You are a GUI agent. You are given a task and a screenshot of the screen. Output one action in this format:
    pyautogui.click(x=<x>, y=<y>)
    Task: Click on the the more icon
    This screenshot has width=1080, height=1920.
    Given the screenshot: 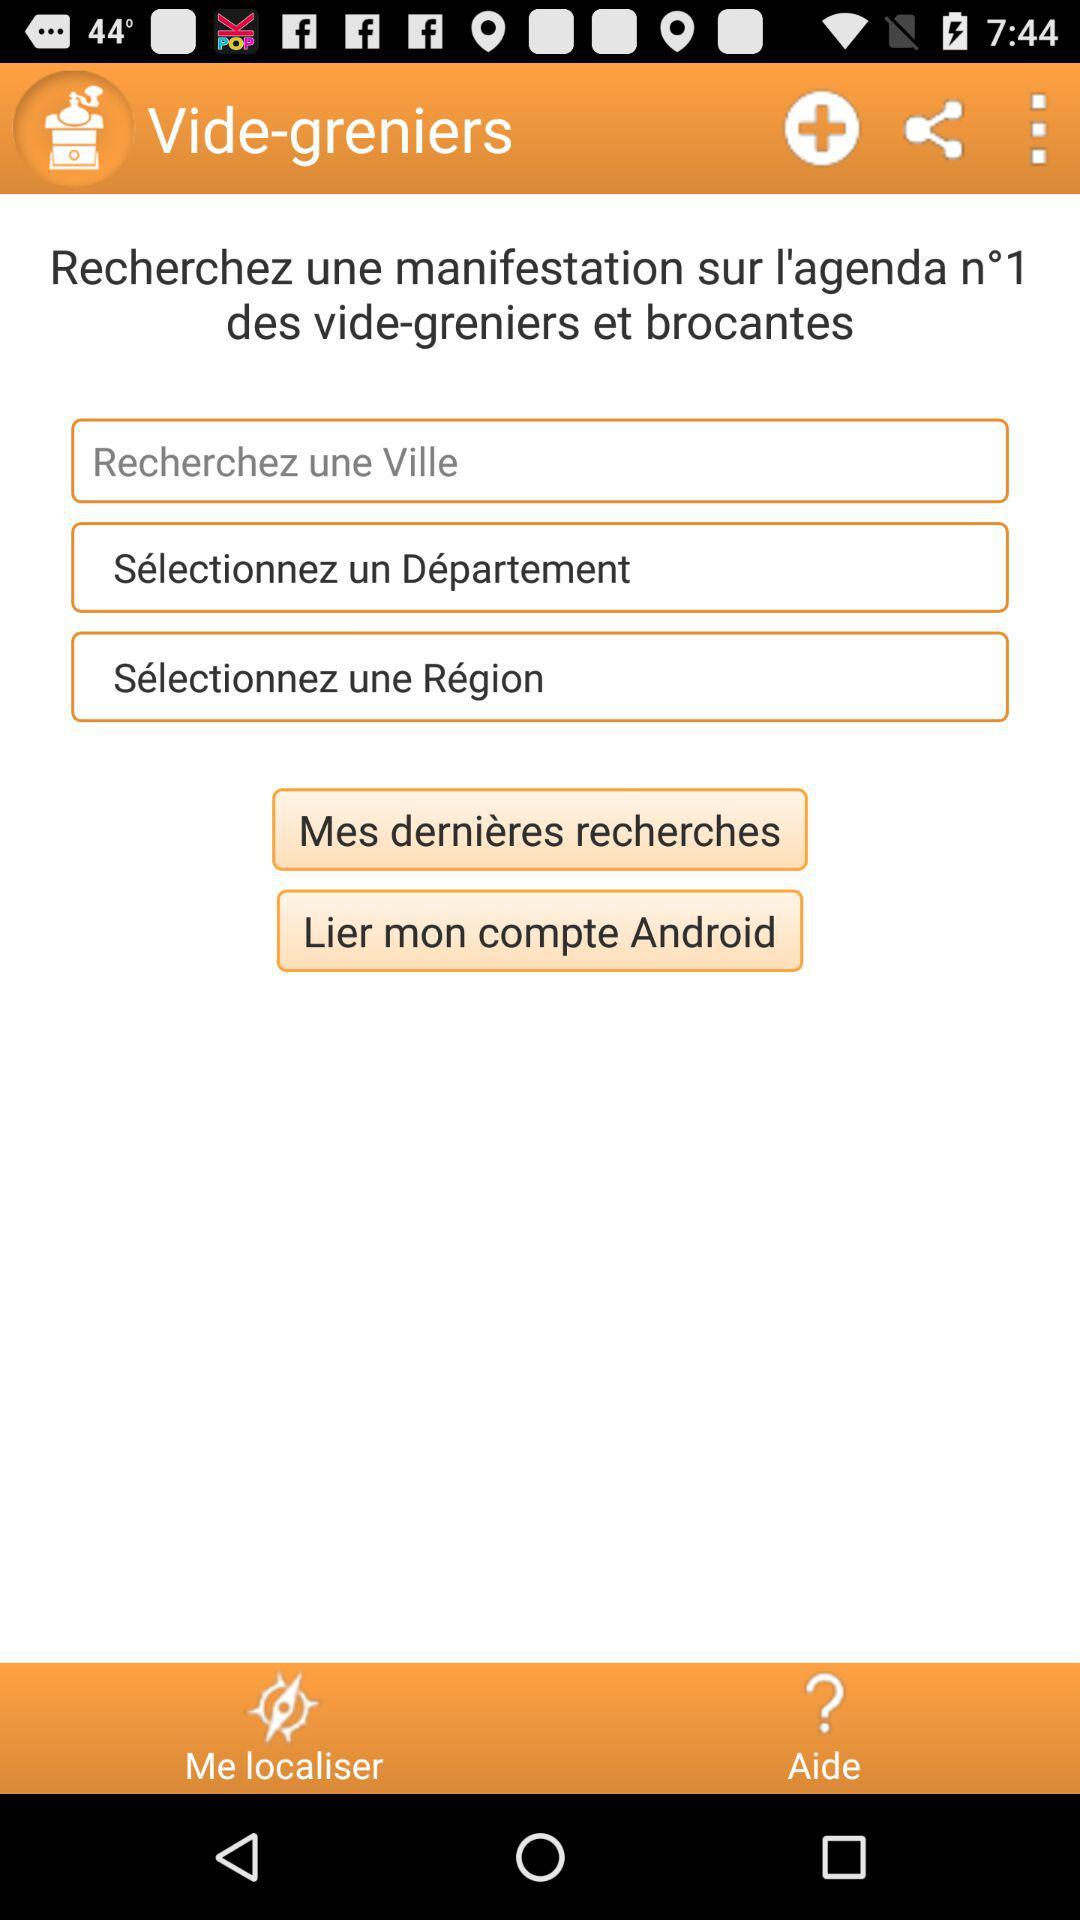 What is the action you would take?
    pyautogui.click(x=1036, y=136)
    